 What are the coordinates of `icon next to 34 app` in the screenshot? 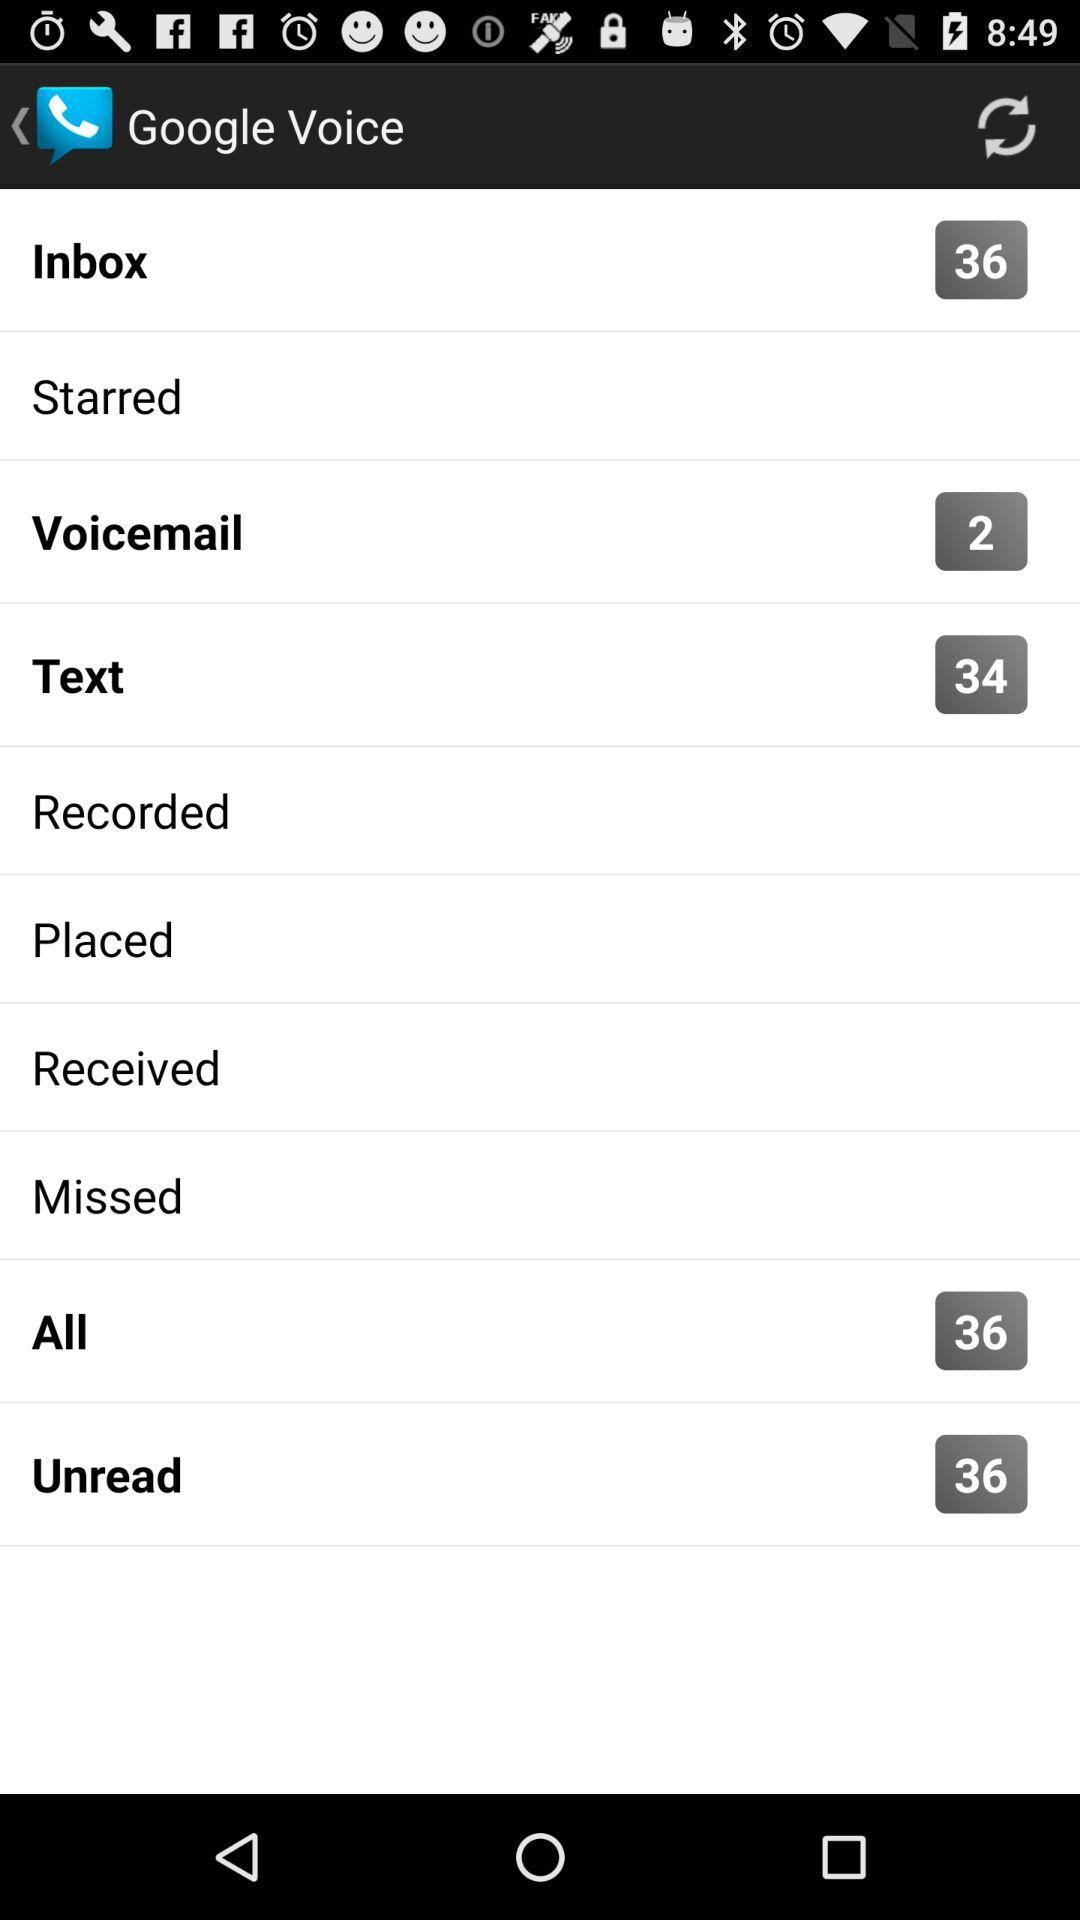 It's located at (478, 674).